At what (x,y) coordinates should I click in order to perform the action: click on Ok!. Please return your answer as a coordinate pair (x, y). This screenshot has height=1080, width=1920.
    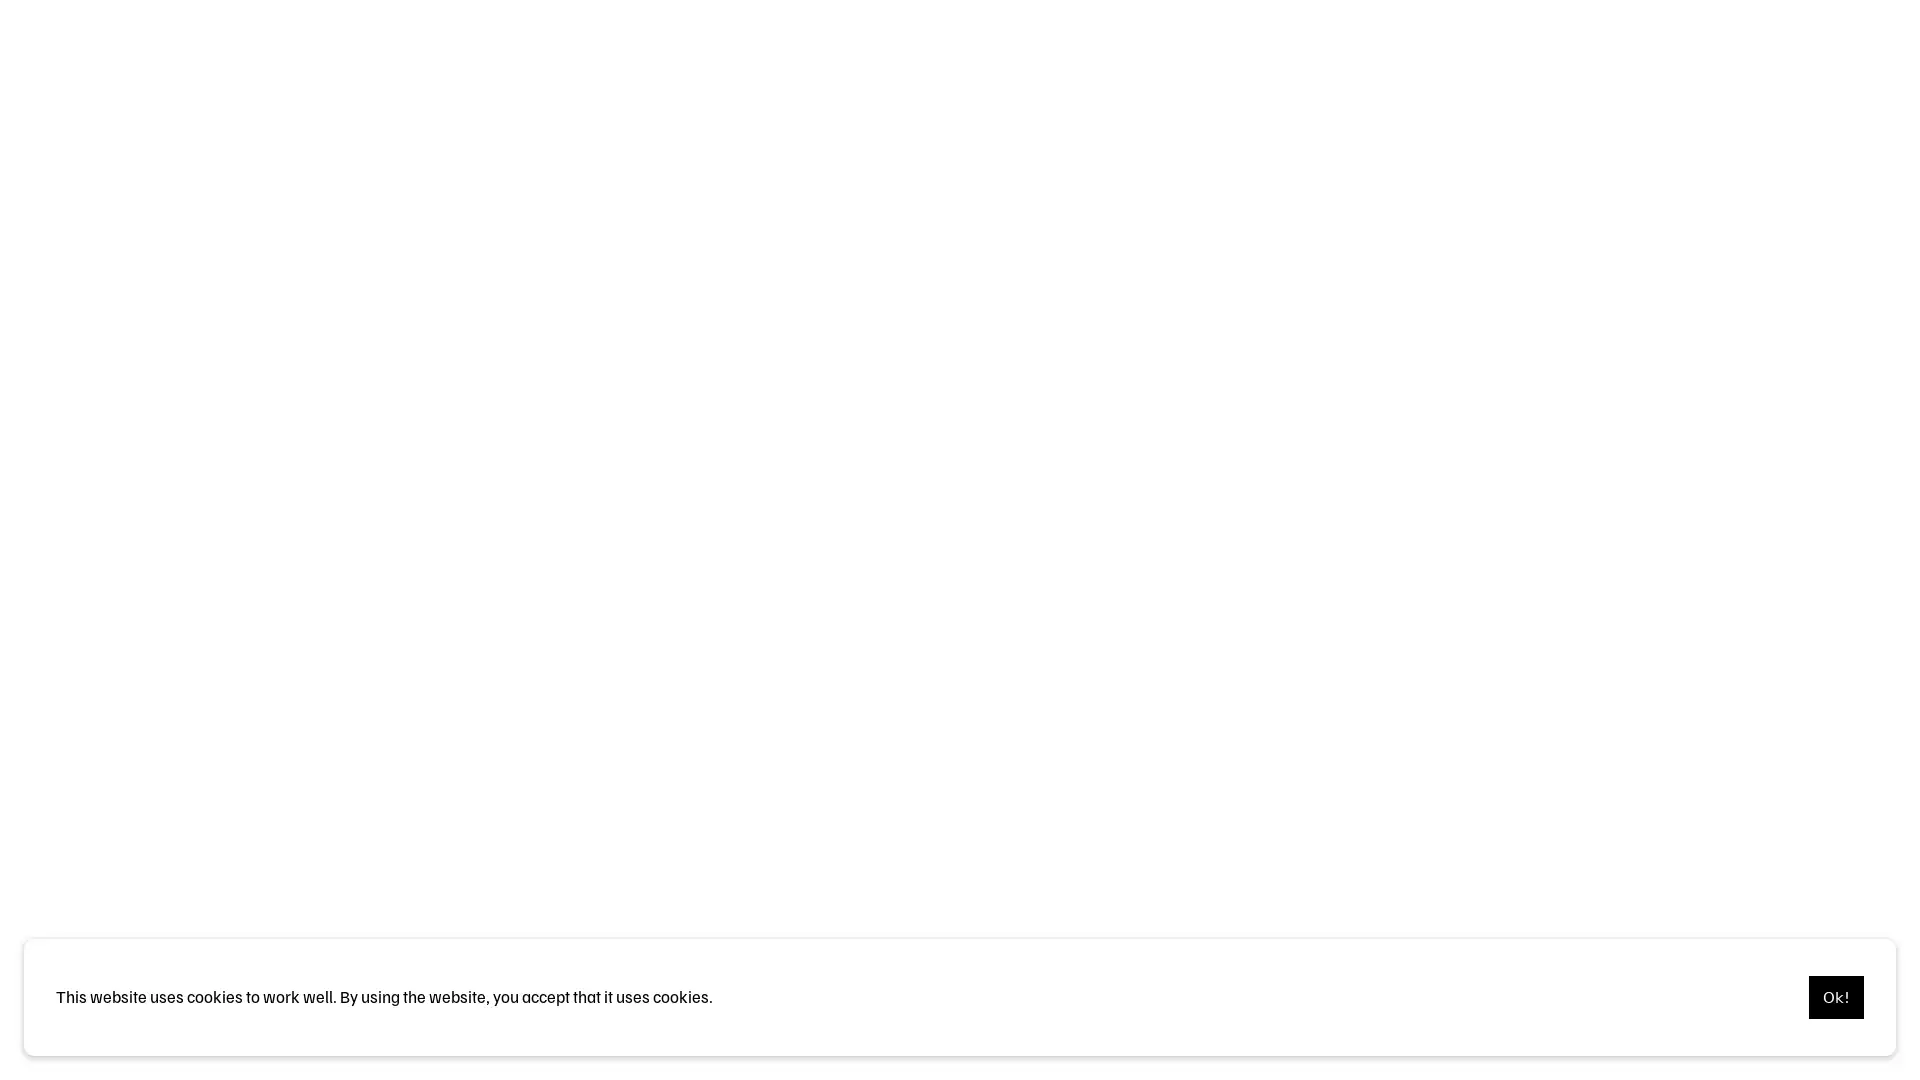
    Looking at the image, I should click on (1836, 996).